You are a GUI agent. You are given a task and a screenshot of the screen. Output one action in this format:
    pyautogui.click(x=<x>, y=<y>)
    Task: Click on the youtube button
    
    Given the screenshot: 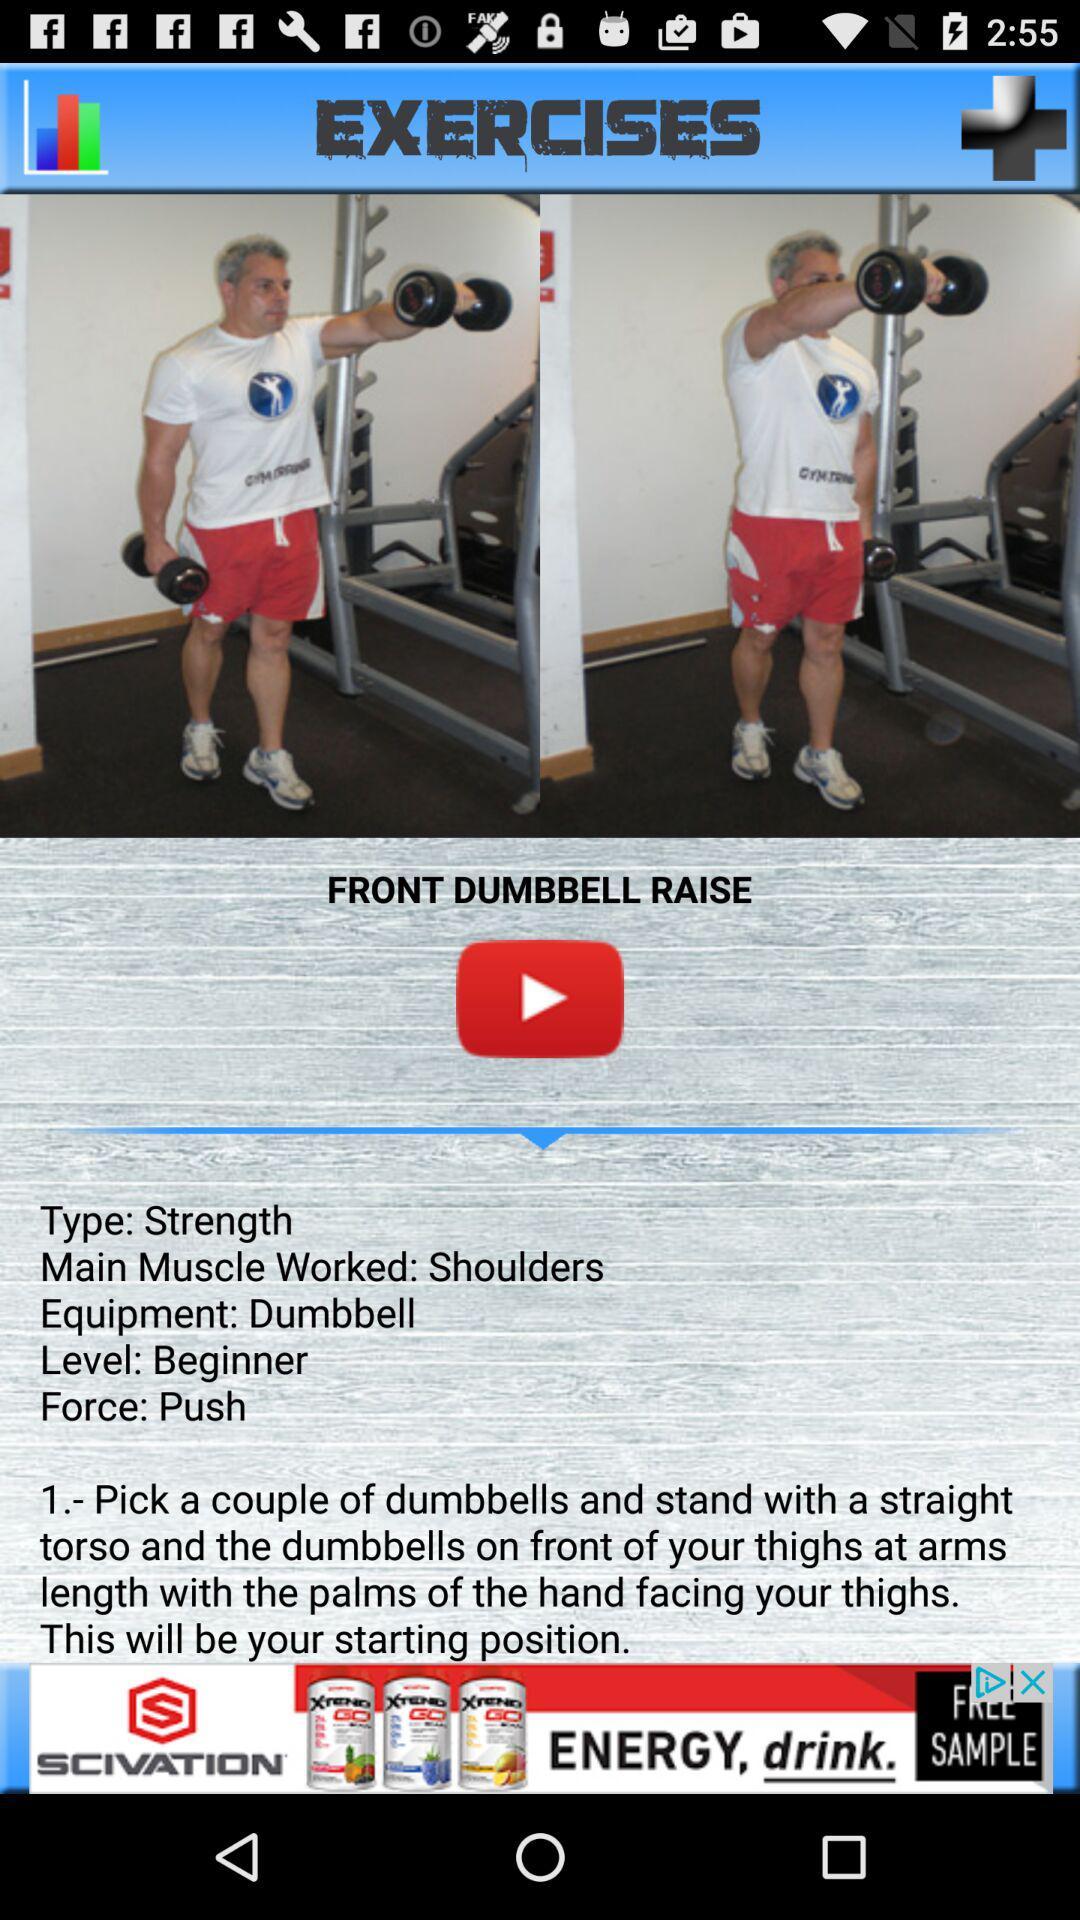 What is the action you would take?
    pyautogui.click(x=540, y=998)
    